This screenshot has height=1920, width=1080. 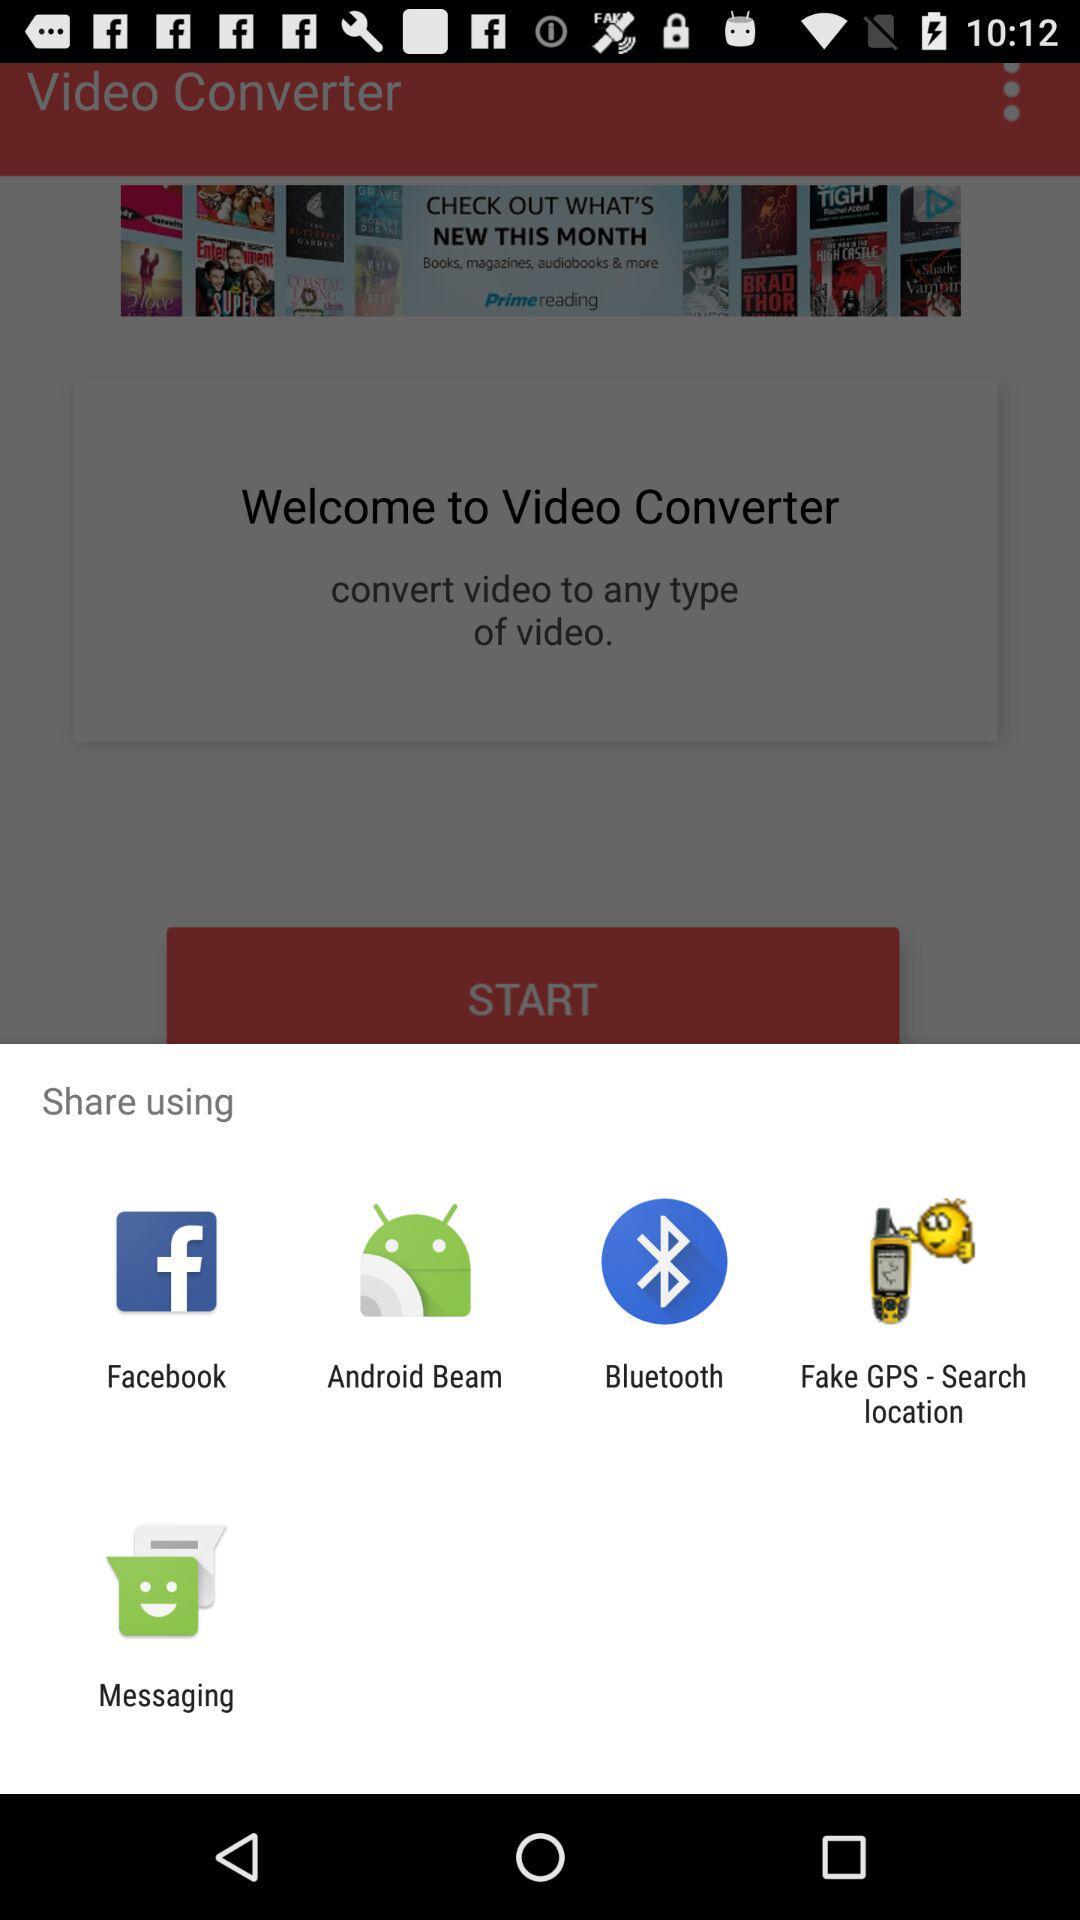 I want to click on icon next to android beam item, so click(x=664, y=1392).